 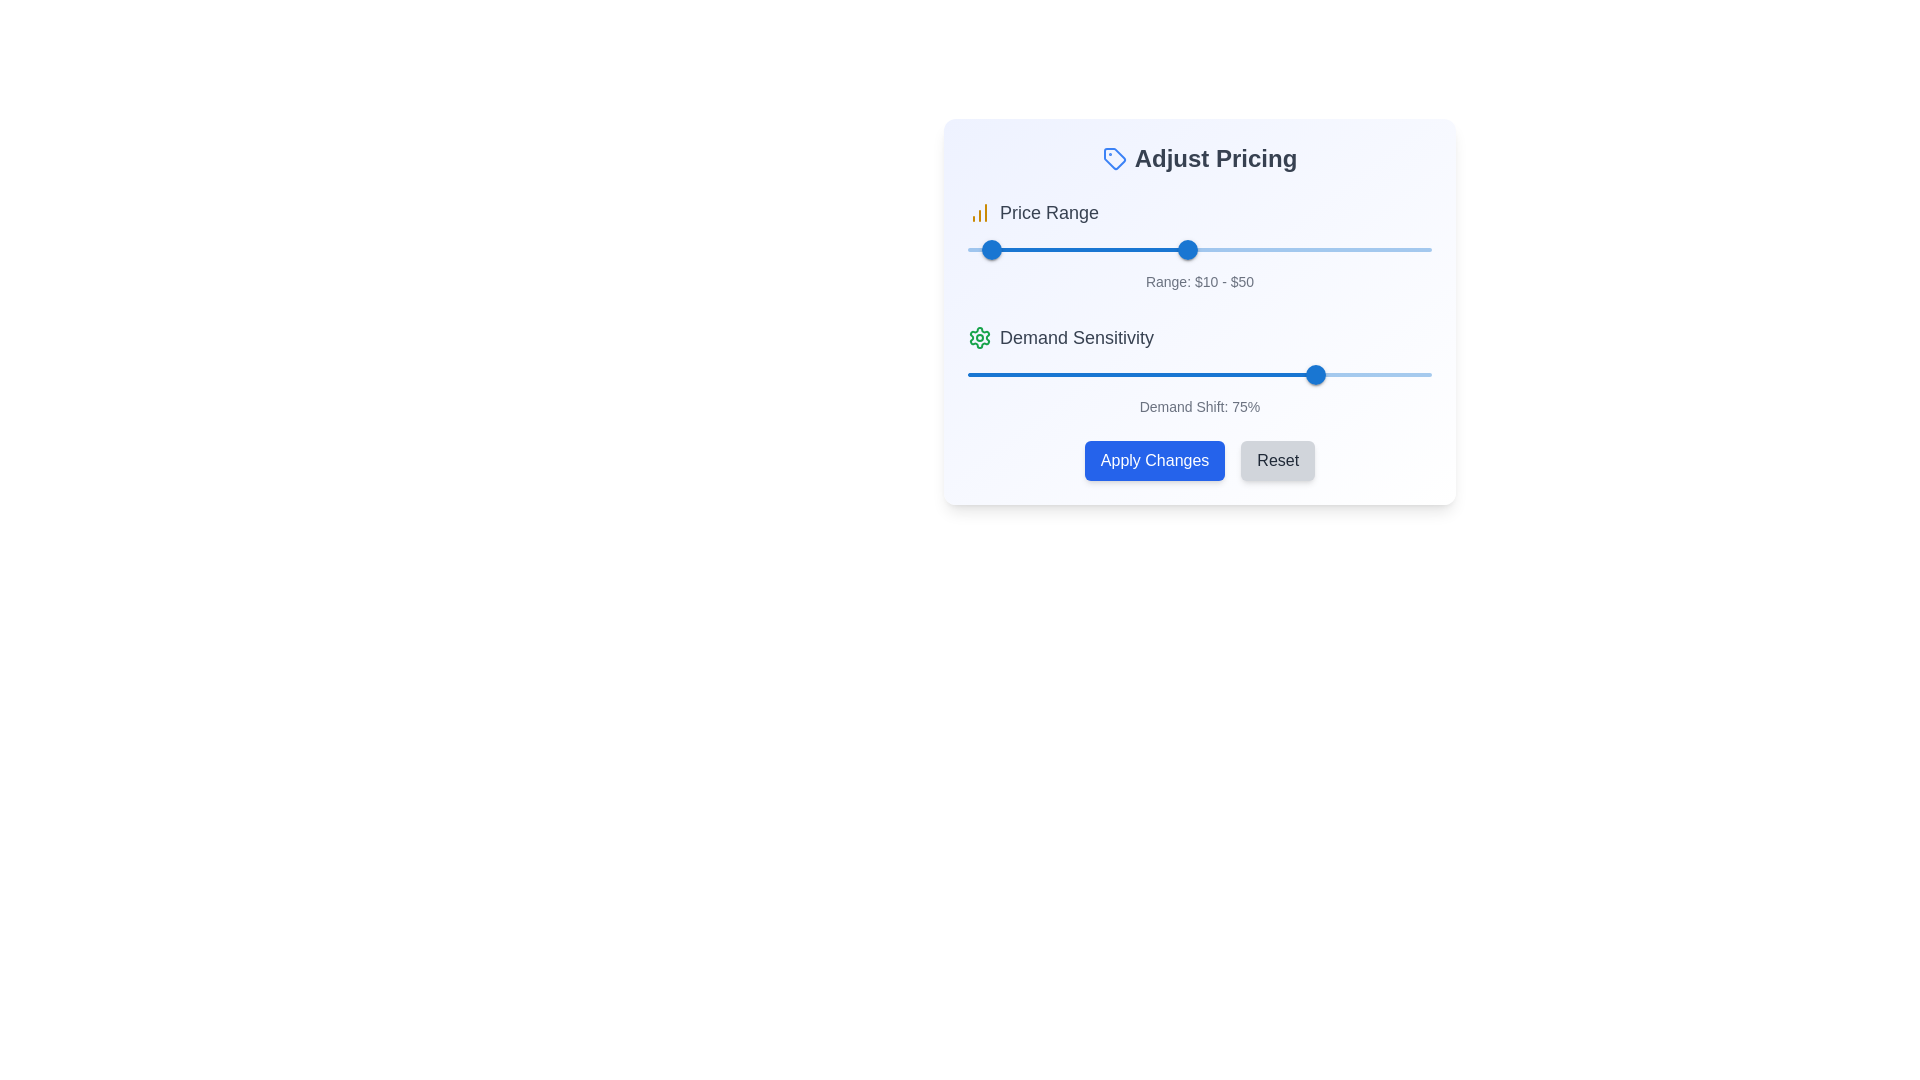 I want to click on the price range slider, so click(x=1185, y=249).